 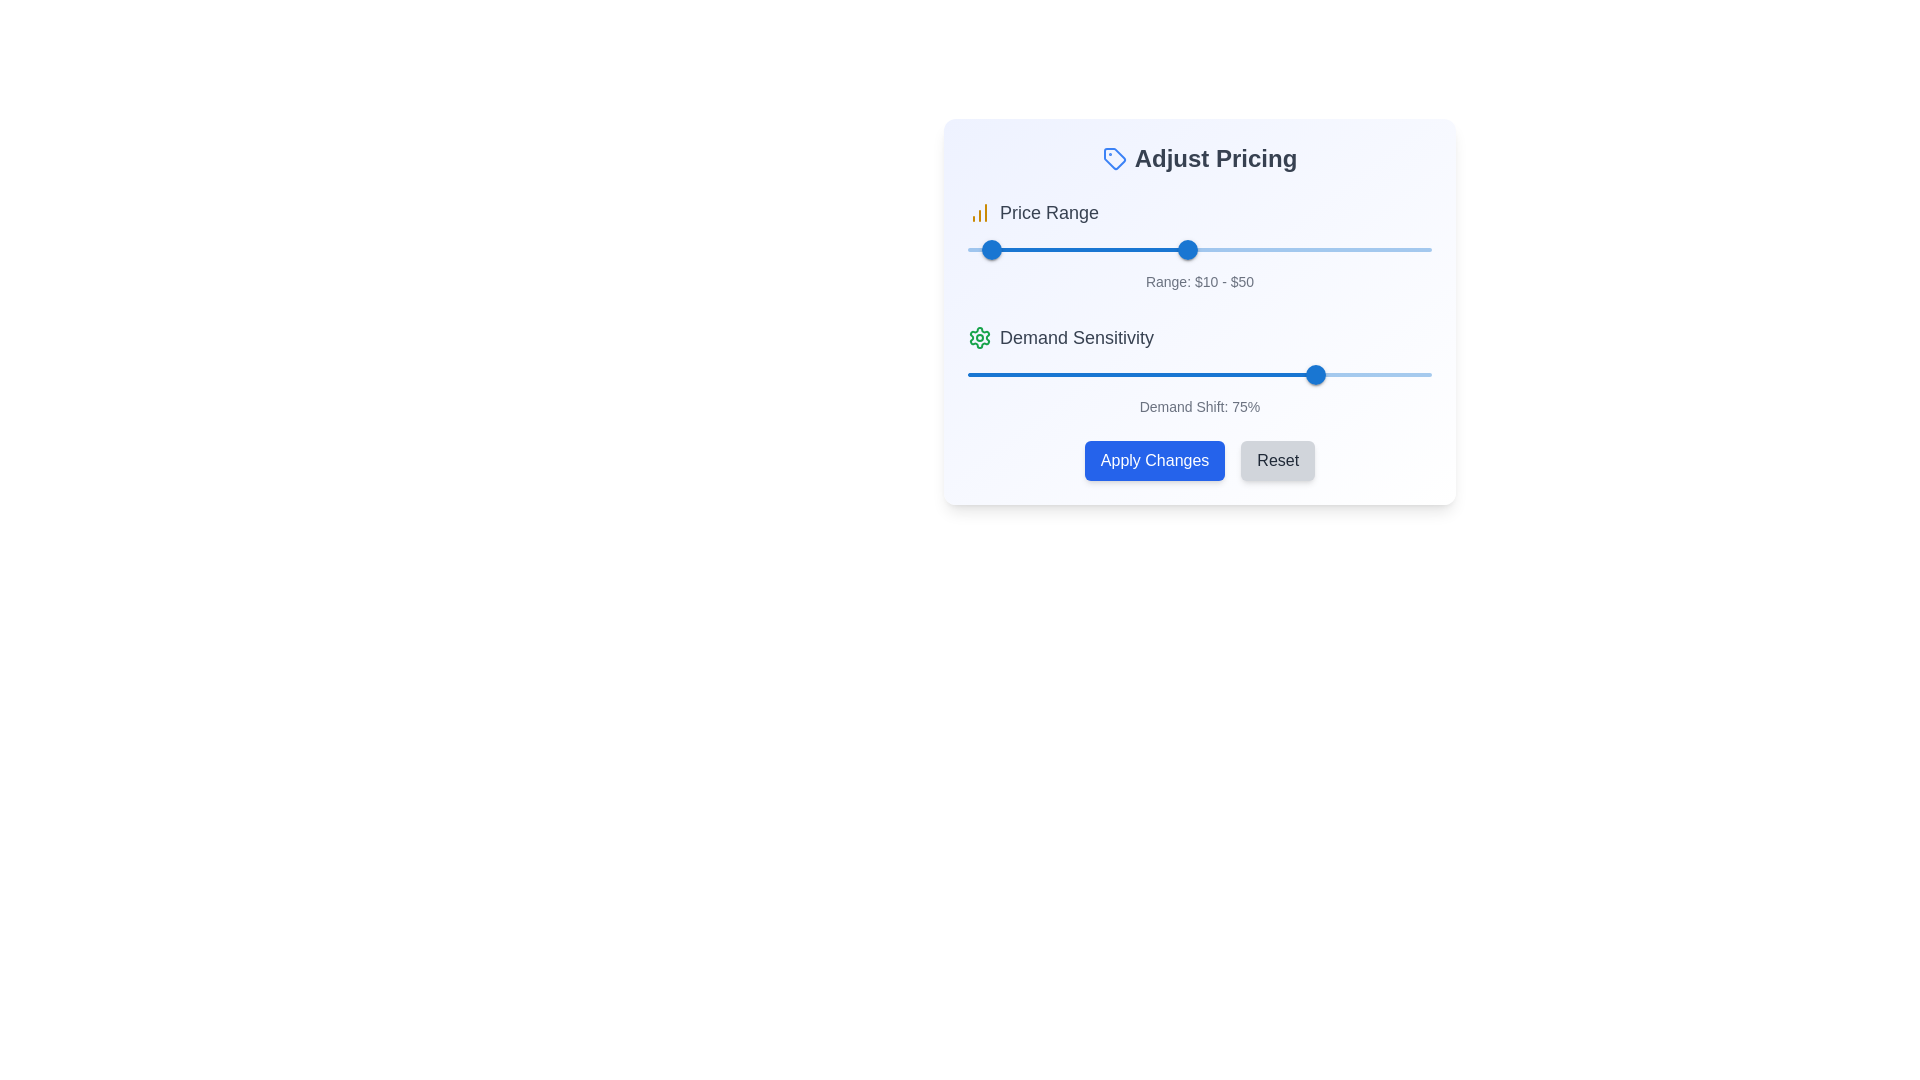 I want to click on the price range slider, so click(x=1185, y=249).